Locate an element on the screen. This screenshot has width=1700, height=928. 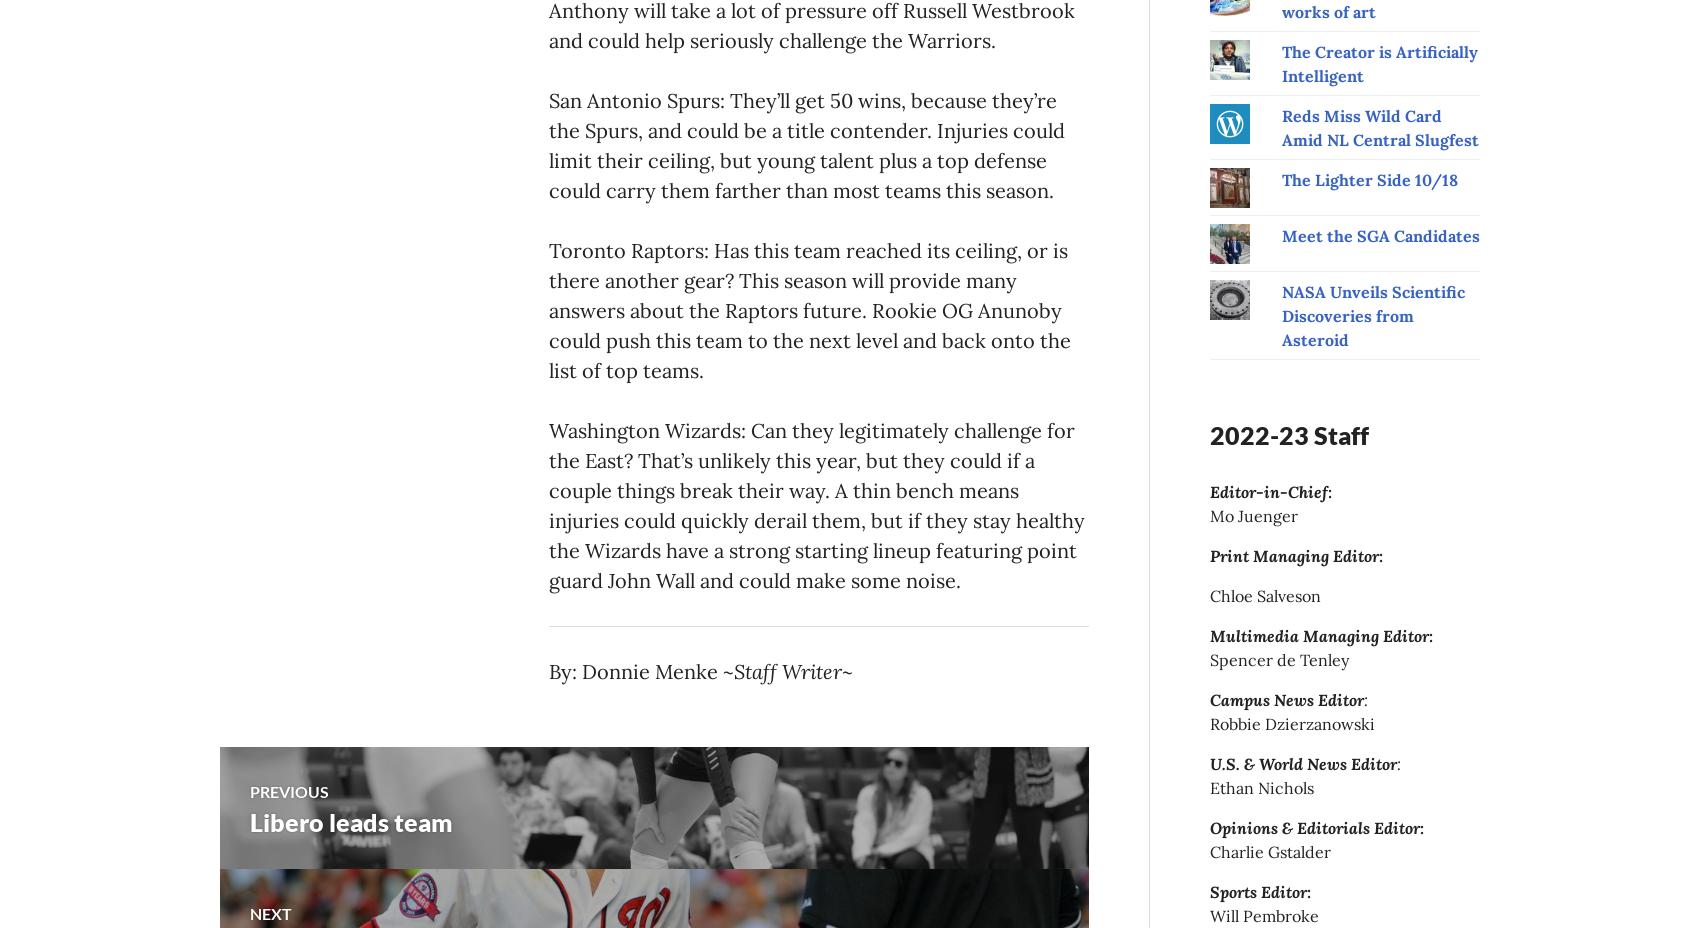
'NASA Unveils Scientific Discoveries from Asteroid' is located at coordinates (1372, 313).